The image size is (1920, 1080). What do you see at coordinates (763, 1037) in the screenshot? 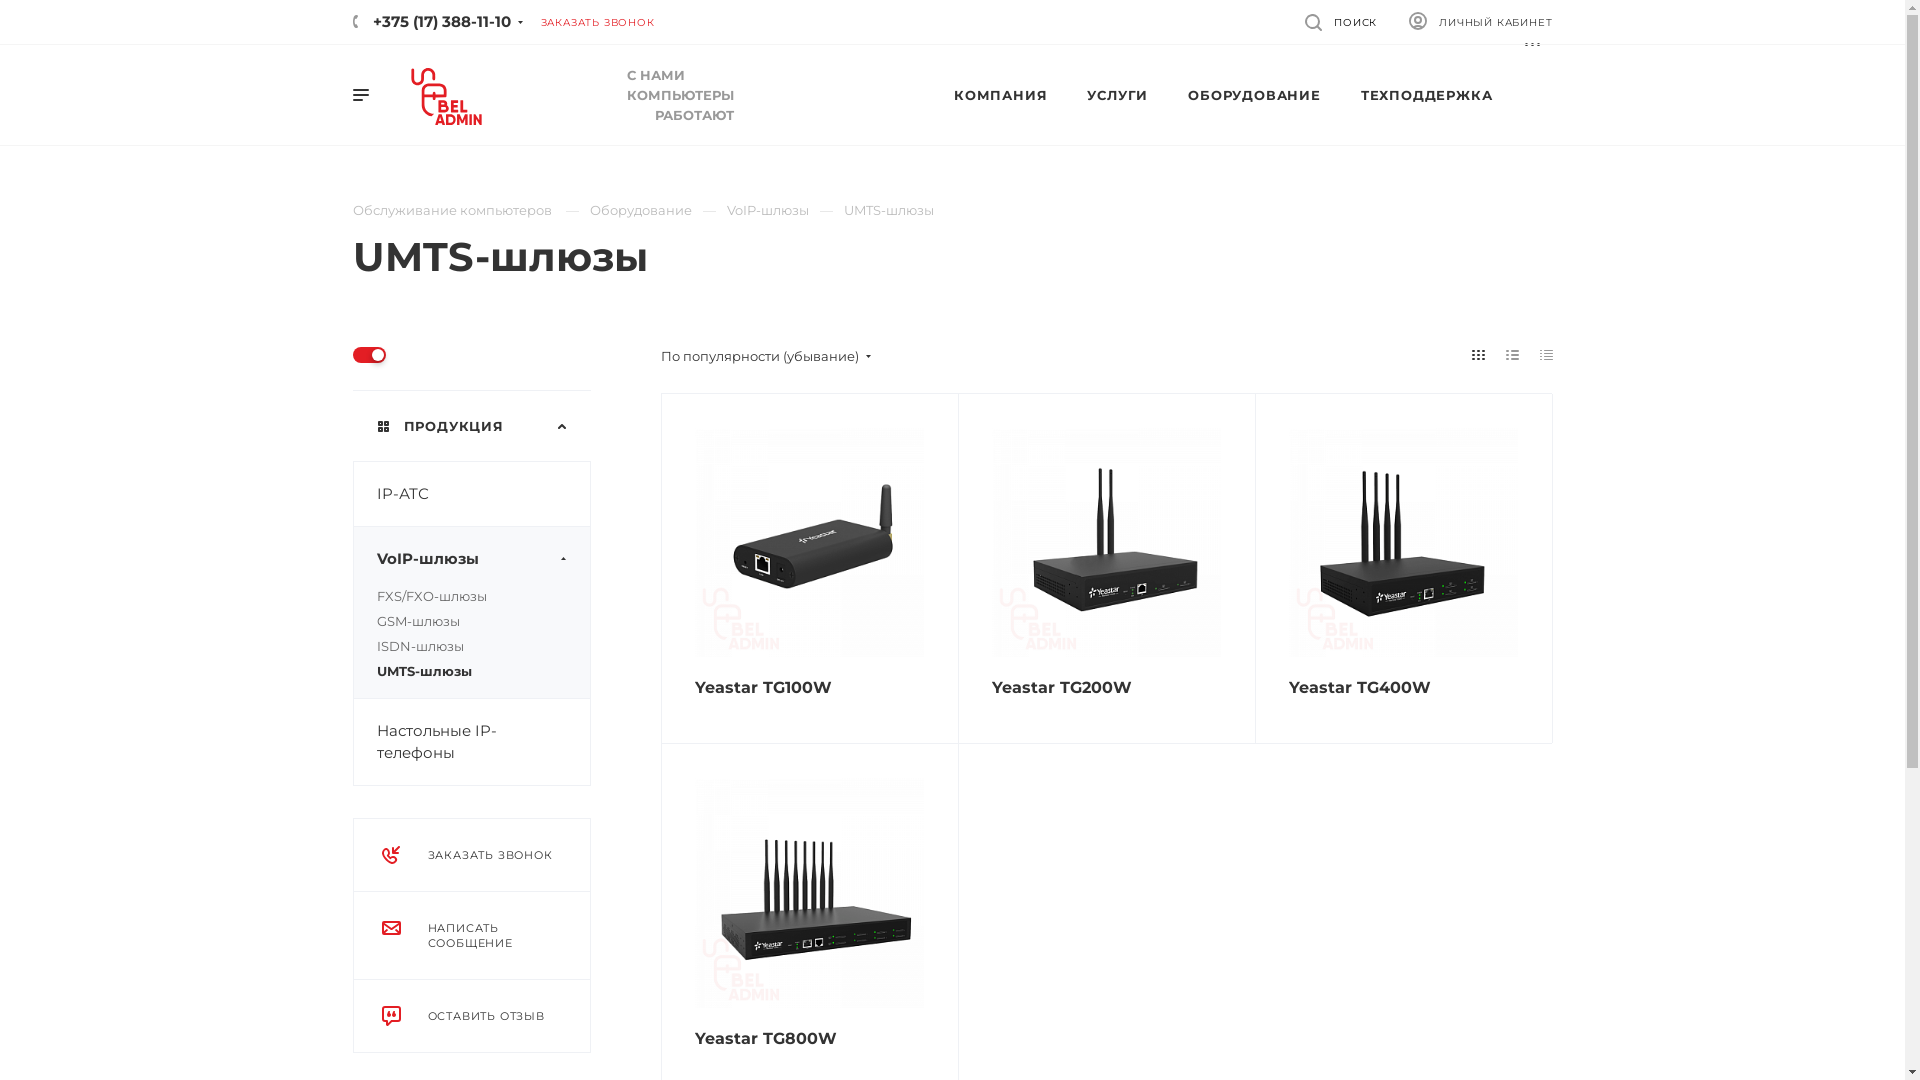
I see `'Yeastar TG800W'` at bounding box center [763, 1037].